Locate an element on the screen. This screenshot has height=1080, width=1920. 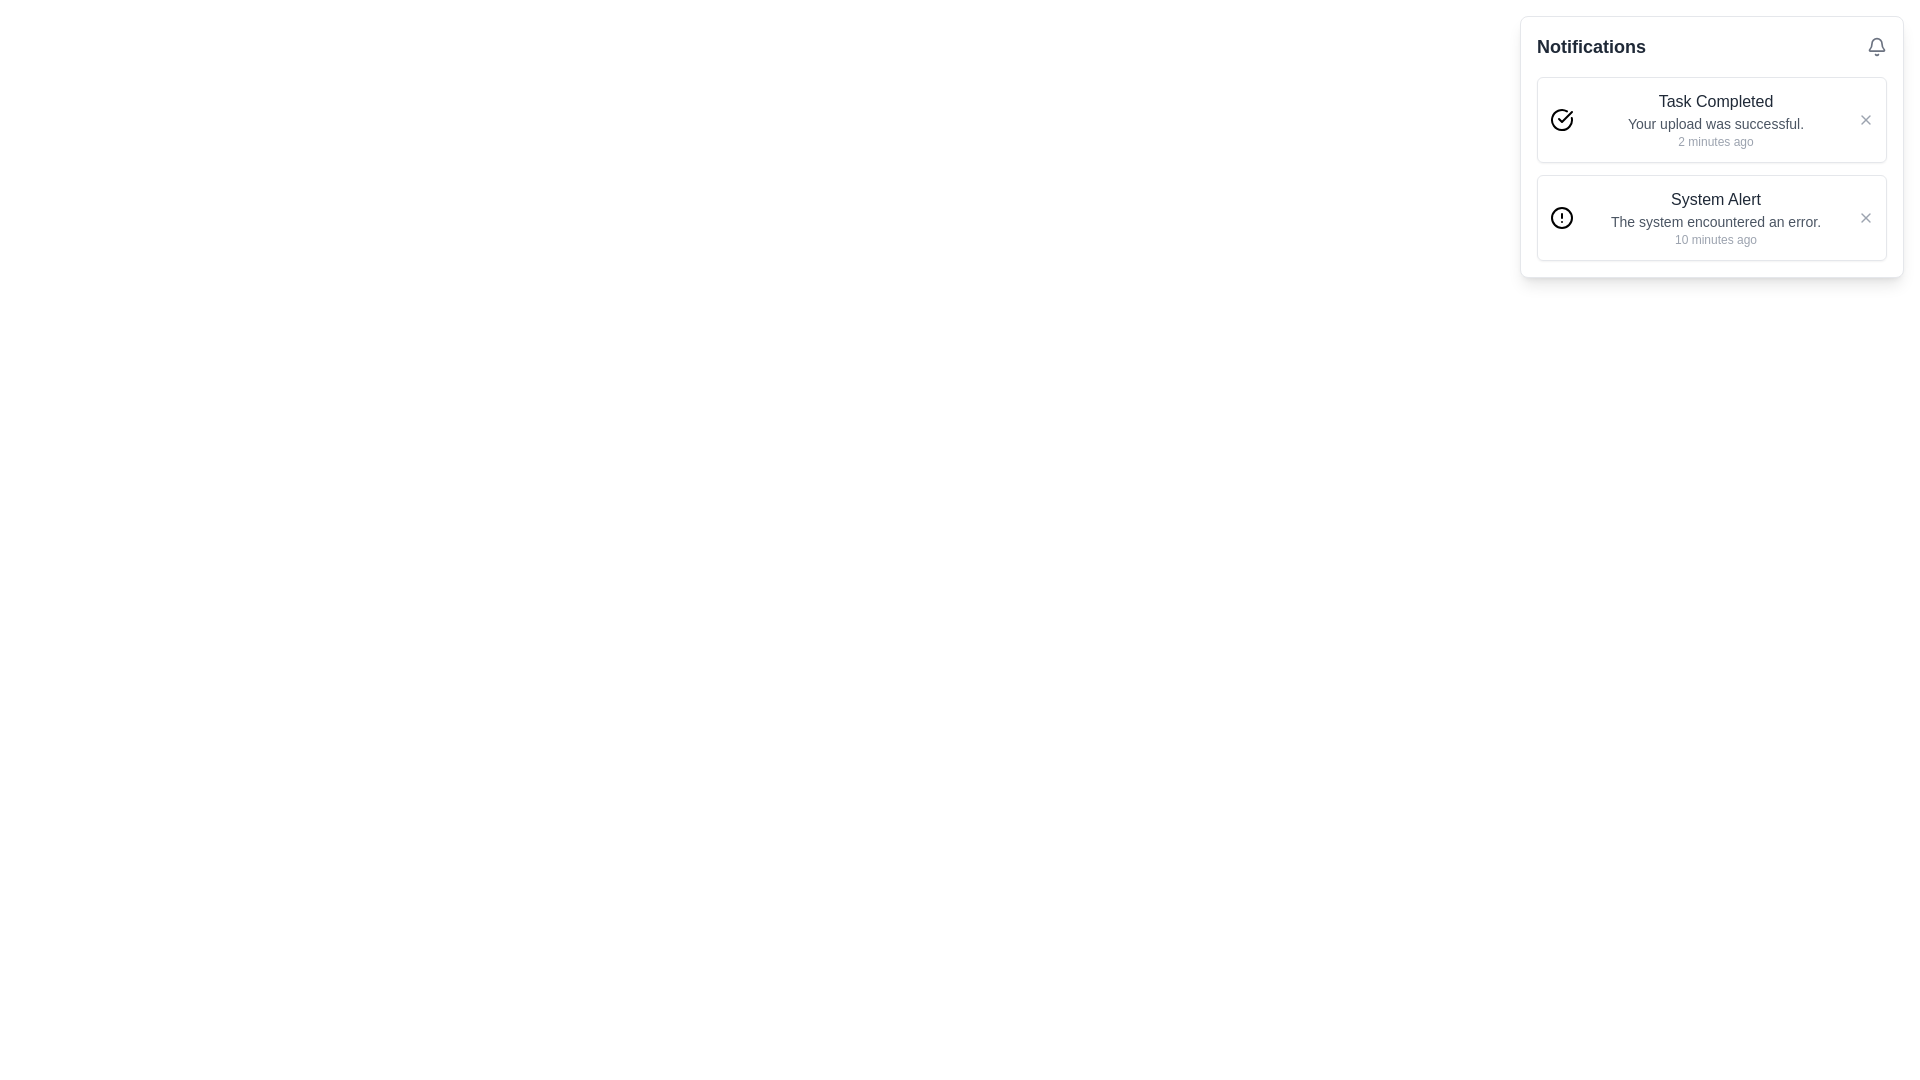
the circular checkmark icon indicating a successfully completed task, located at the leftmost side of the 'Task Completed' message block in the notification area is located at coordinates (1560, 119).